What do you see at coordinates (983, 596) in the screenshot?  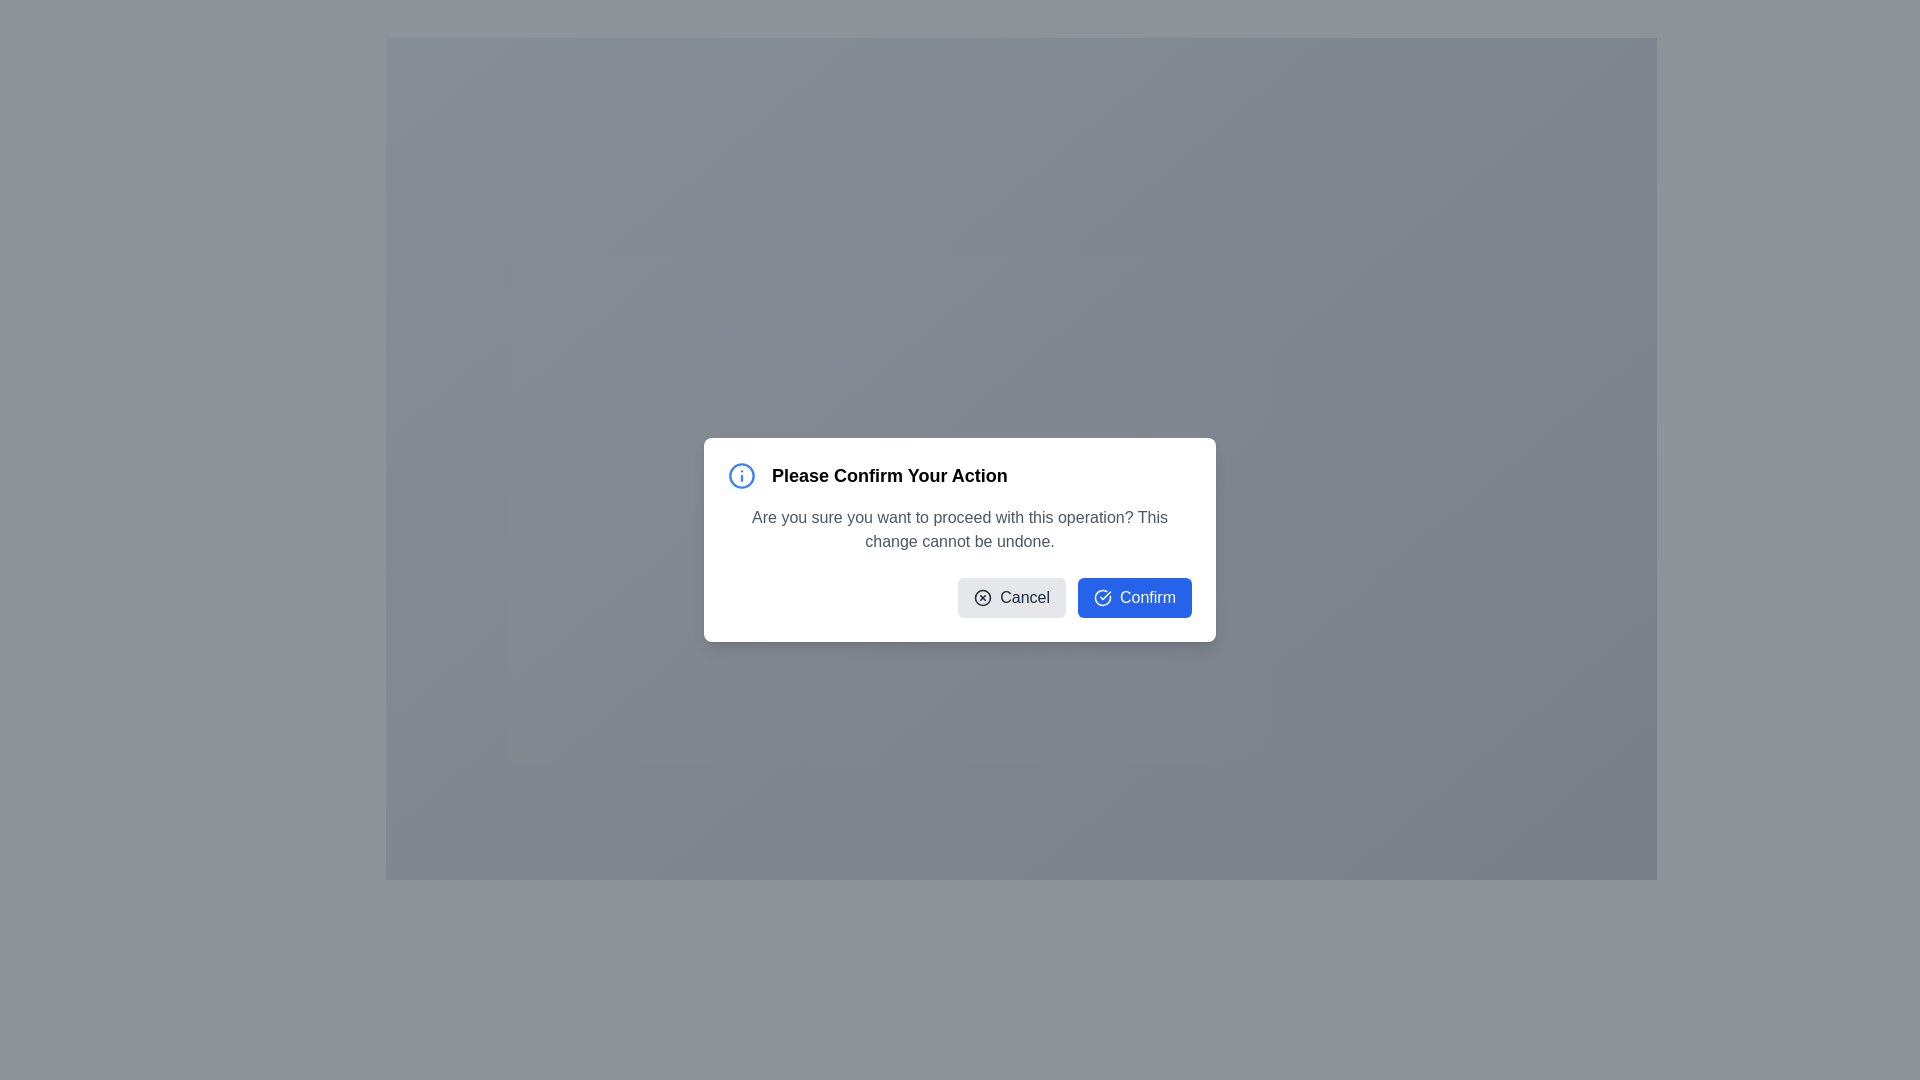 I see `the cancel or close action SVG icon located to the left of the Cancel button in the dialog box` at bounding box center [983, 596].